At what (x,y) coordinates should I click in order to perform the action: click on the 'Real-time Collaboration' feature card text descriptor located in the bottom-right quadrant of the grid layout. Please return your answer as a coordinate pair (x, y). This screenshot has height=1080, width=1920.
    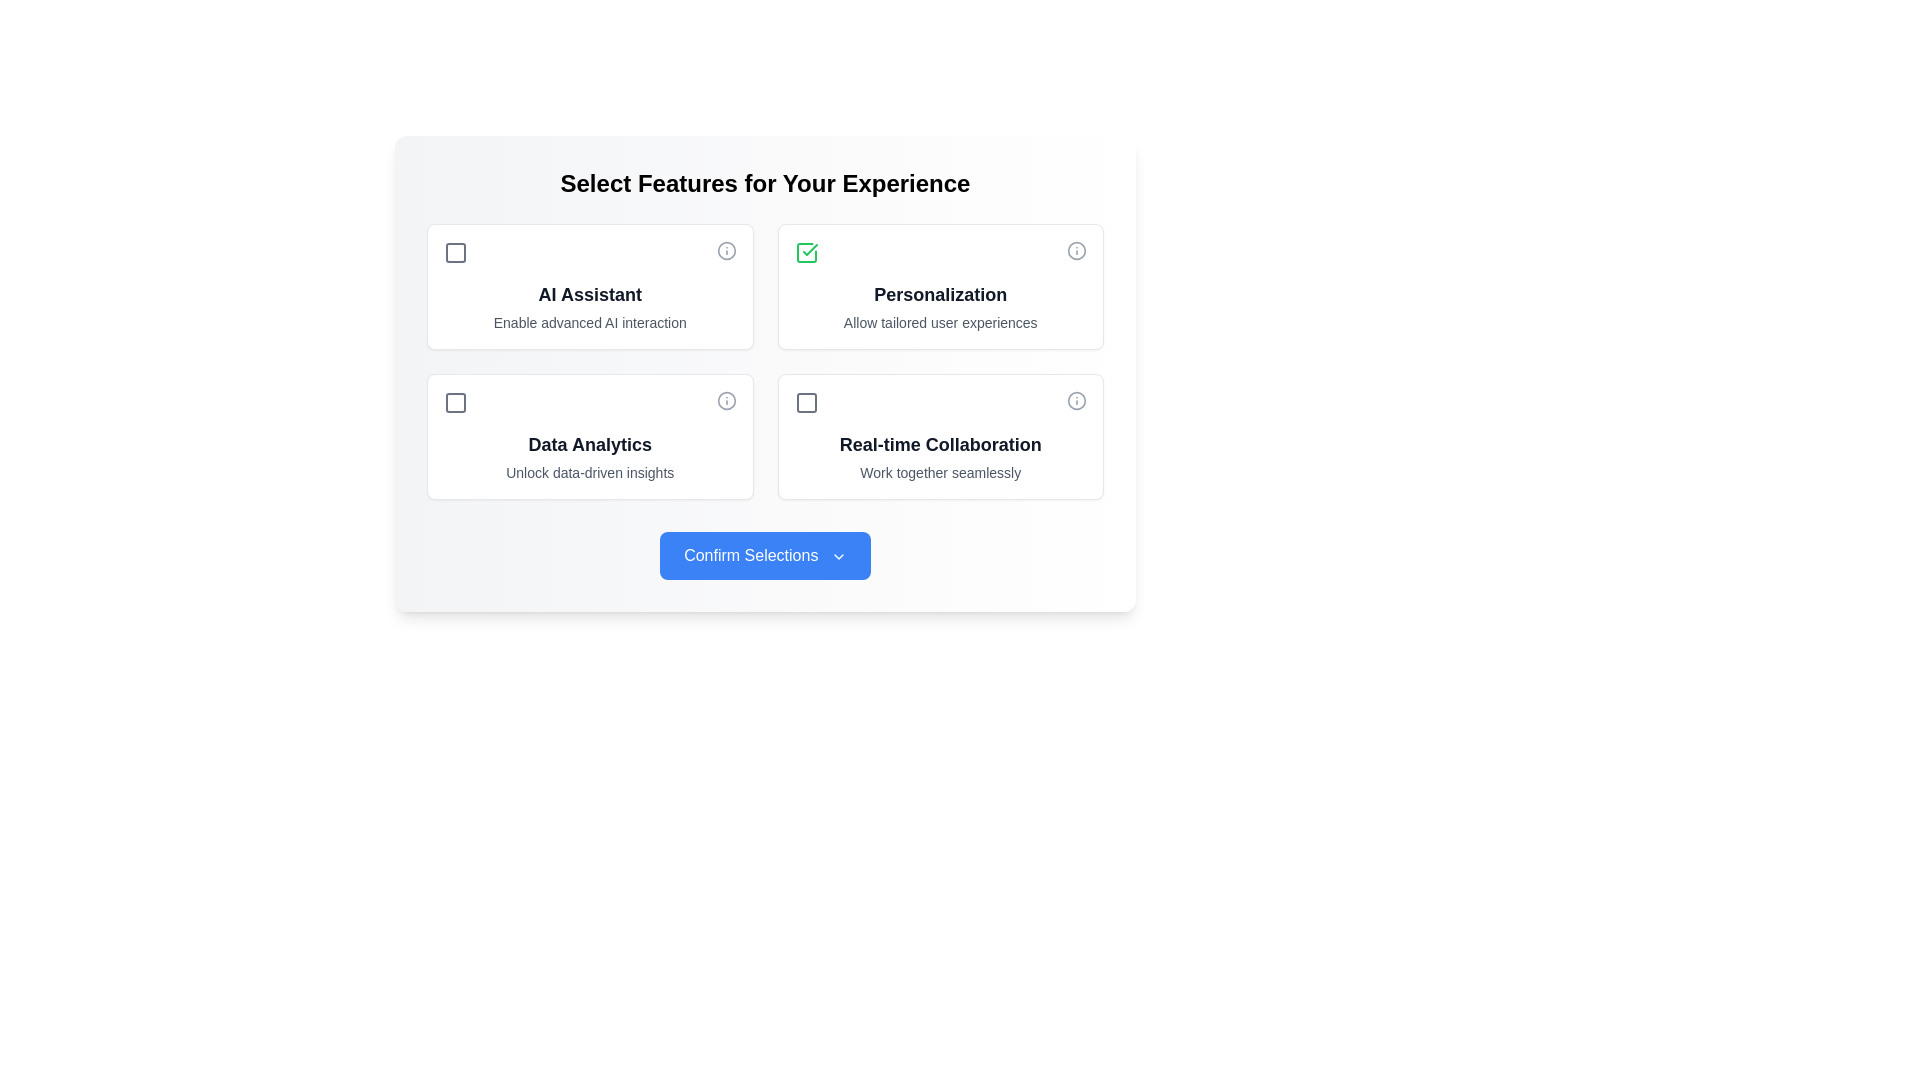
    Looking at the image, I should click on (939, 456).